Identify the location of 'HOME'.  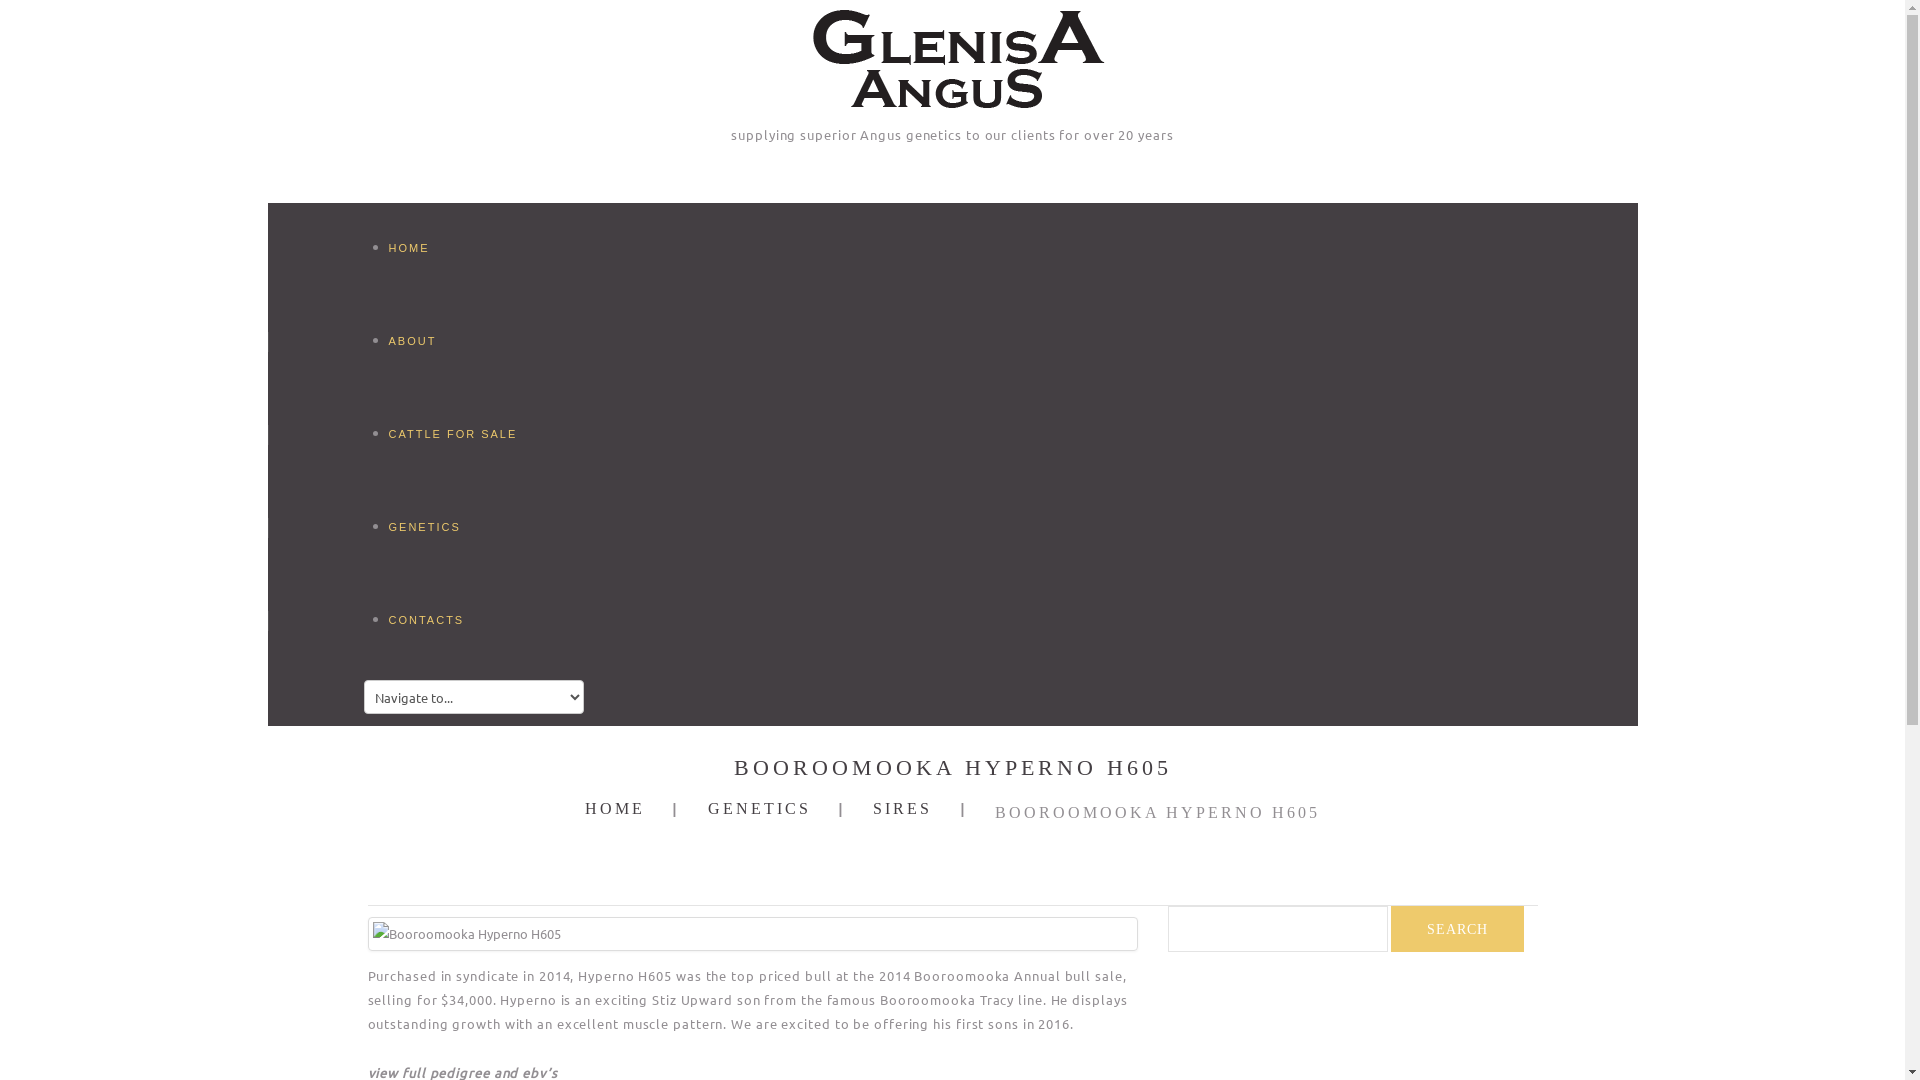
(584, 807).